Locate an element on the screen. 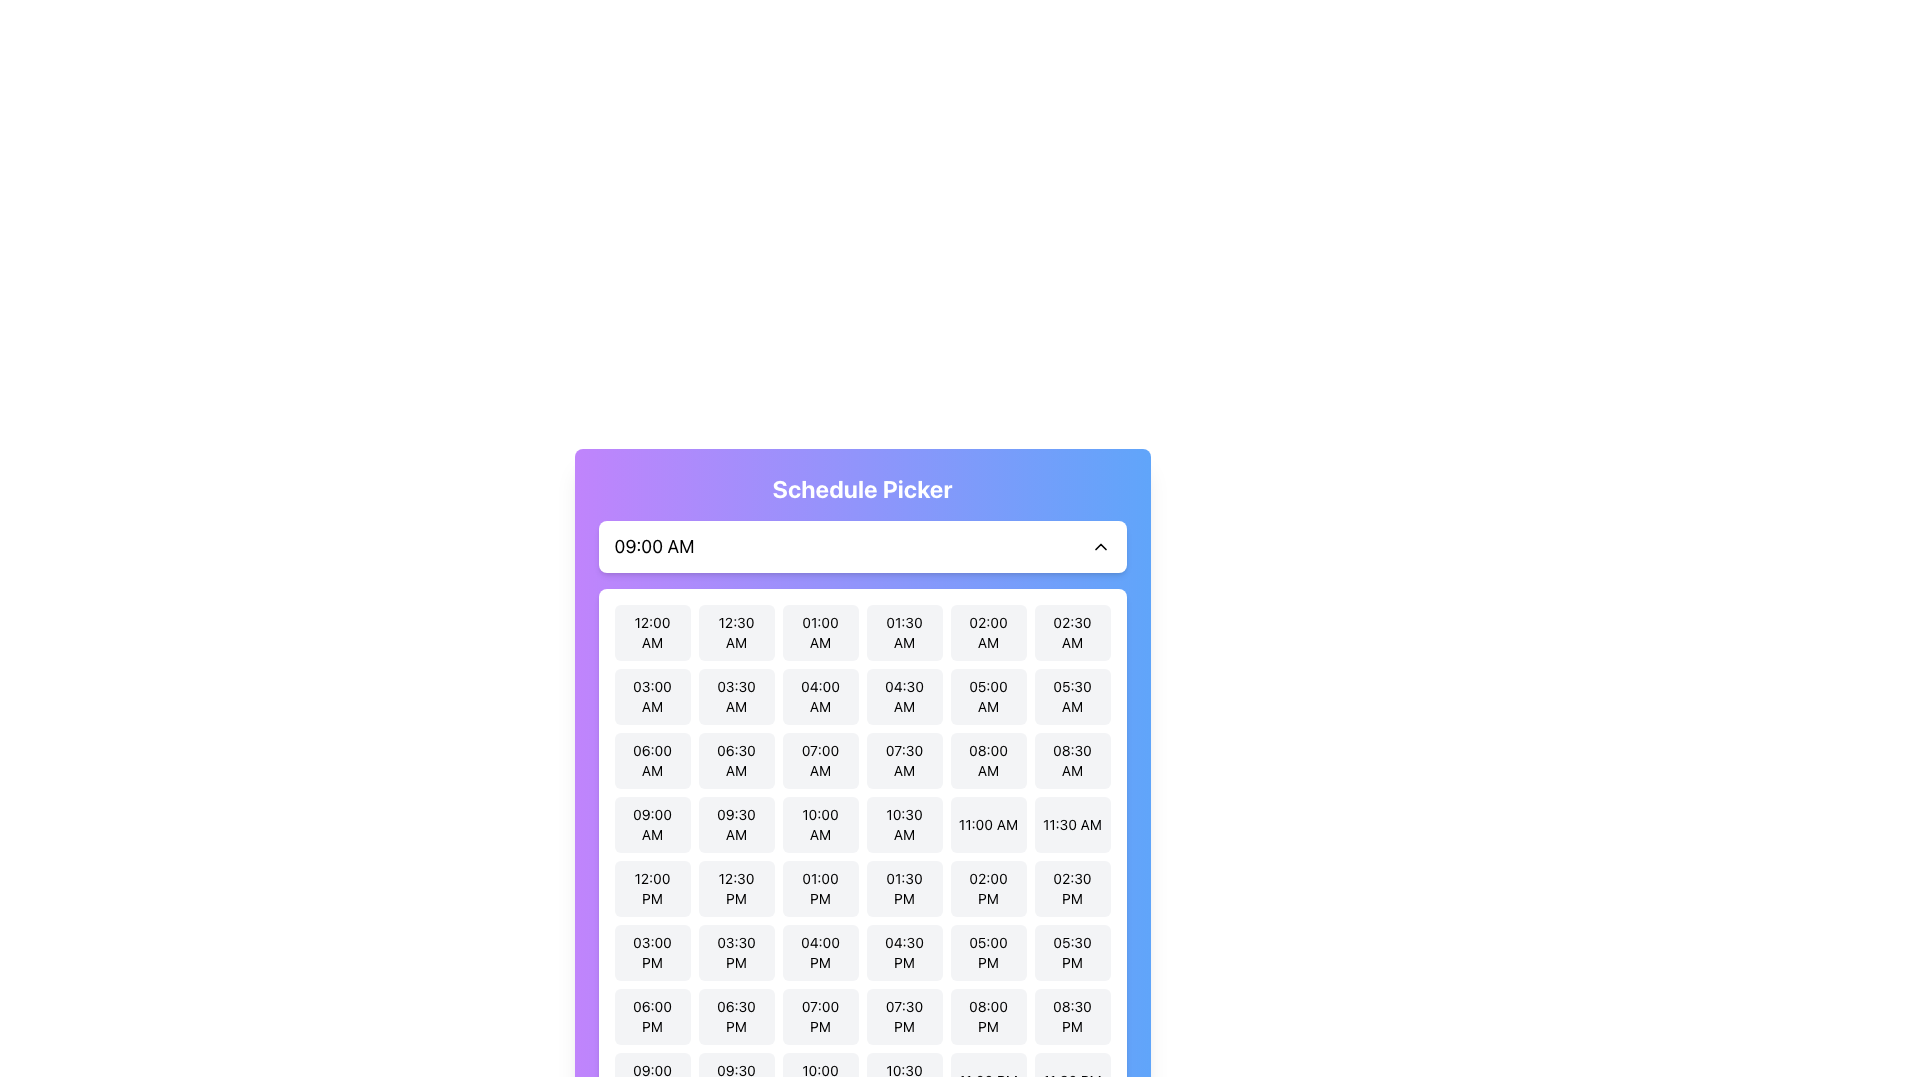  the button labeled '05:30 PM', which is a rectangular light gray button with rounded corners located in the bottom-right corner of the grid layout is located at coordinates (1071, 951).